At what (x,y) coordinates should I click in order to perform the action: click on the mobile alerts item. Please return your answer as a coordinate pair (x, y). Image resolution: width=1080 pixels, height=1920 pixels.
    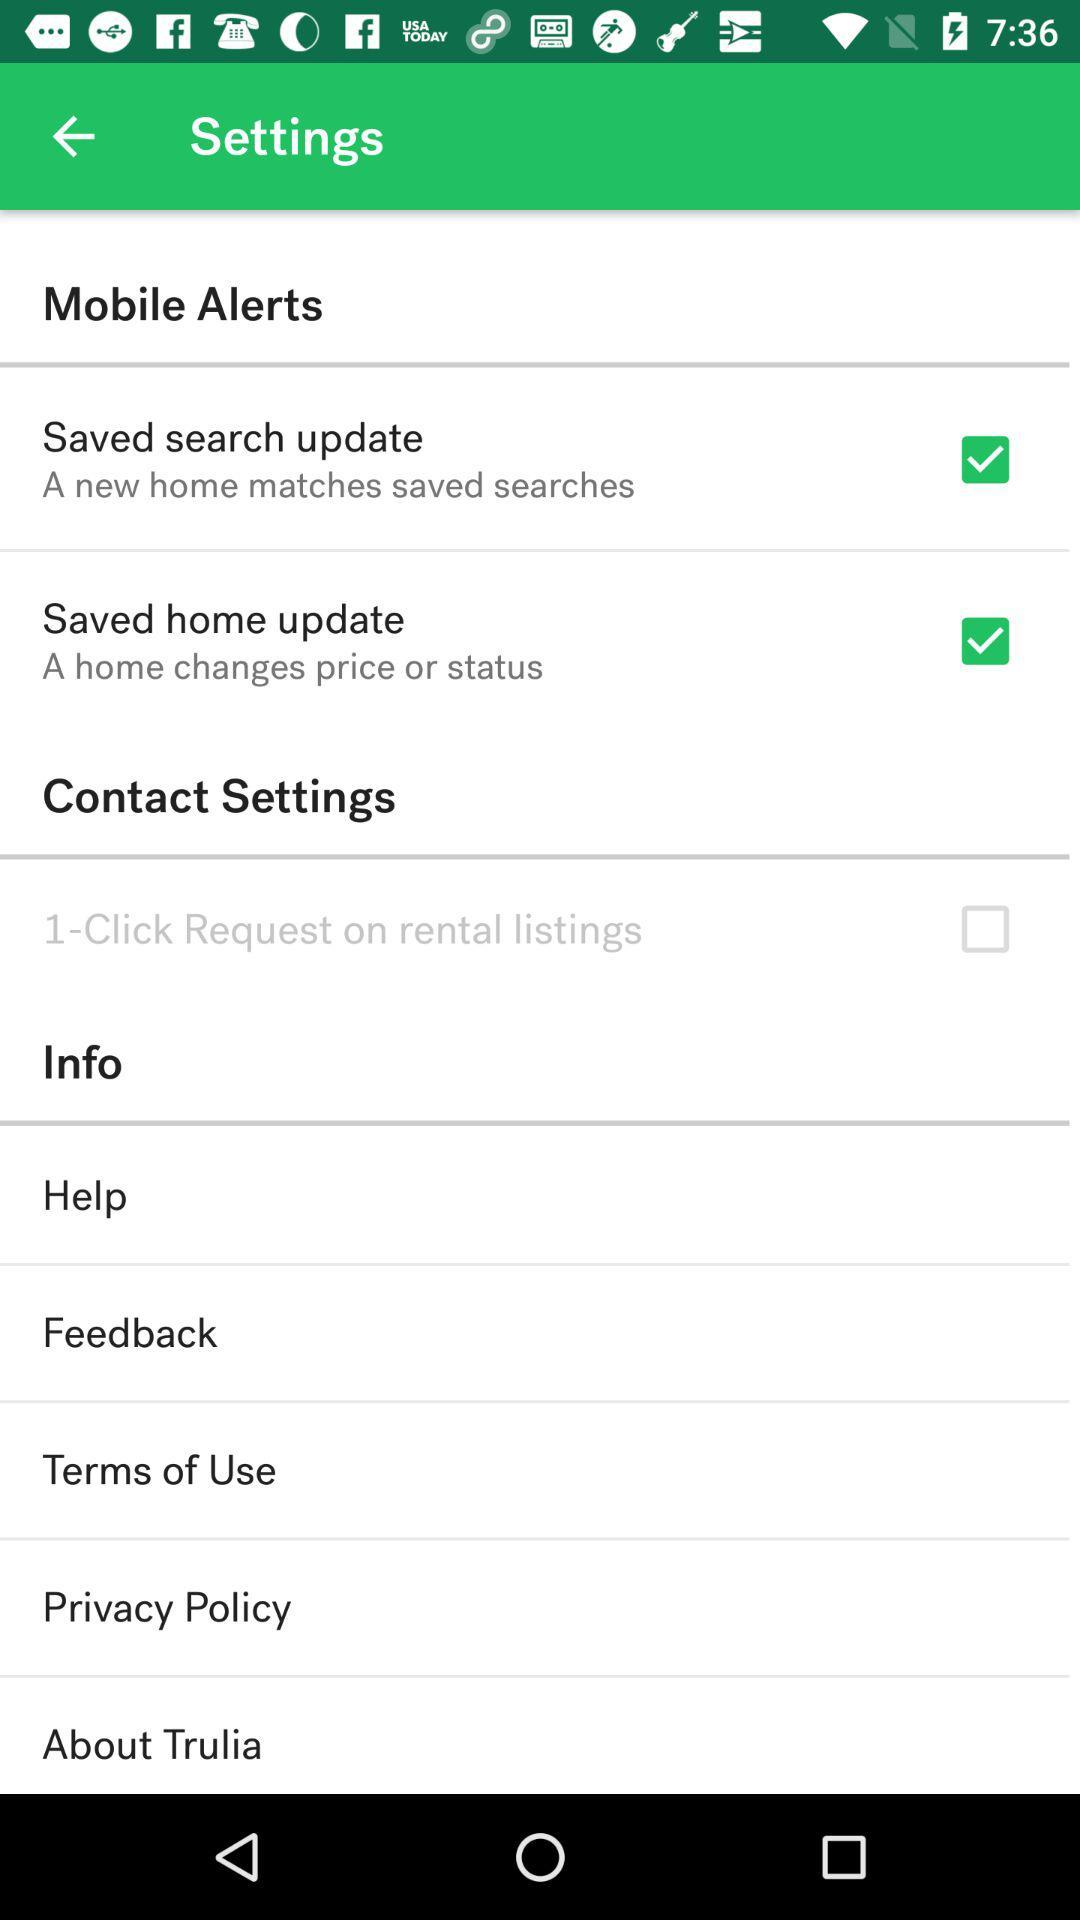
    Looking at the image, I should click on (533, 303).